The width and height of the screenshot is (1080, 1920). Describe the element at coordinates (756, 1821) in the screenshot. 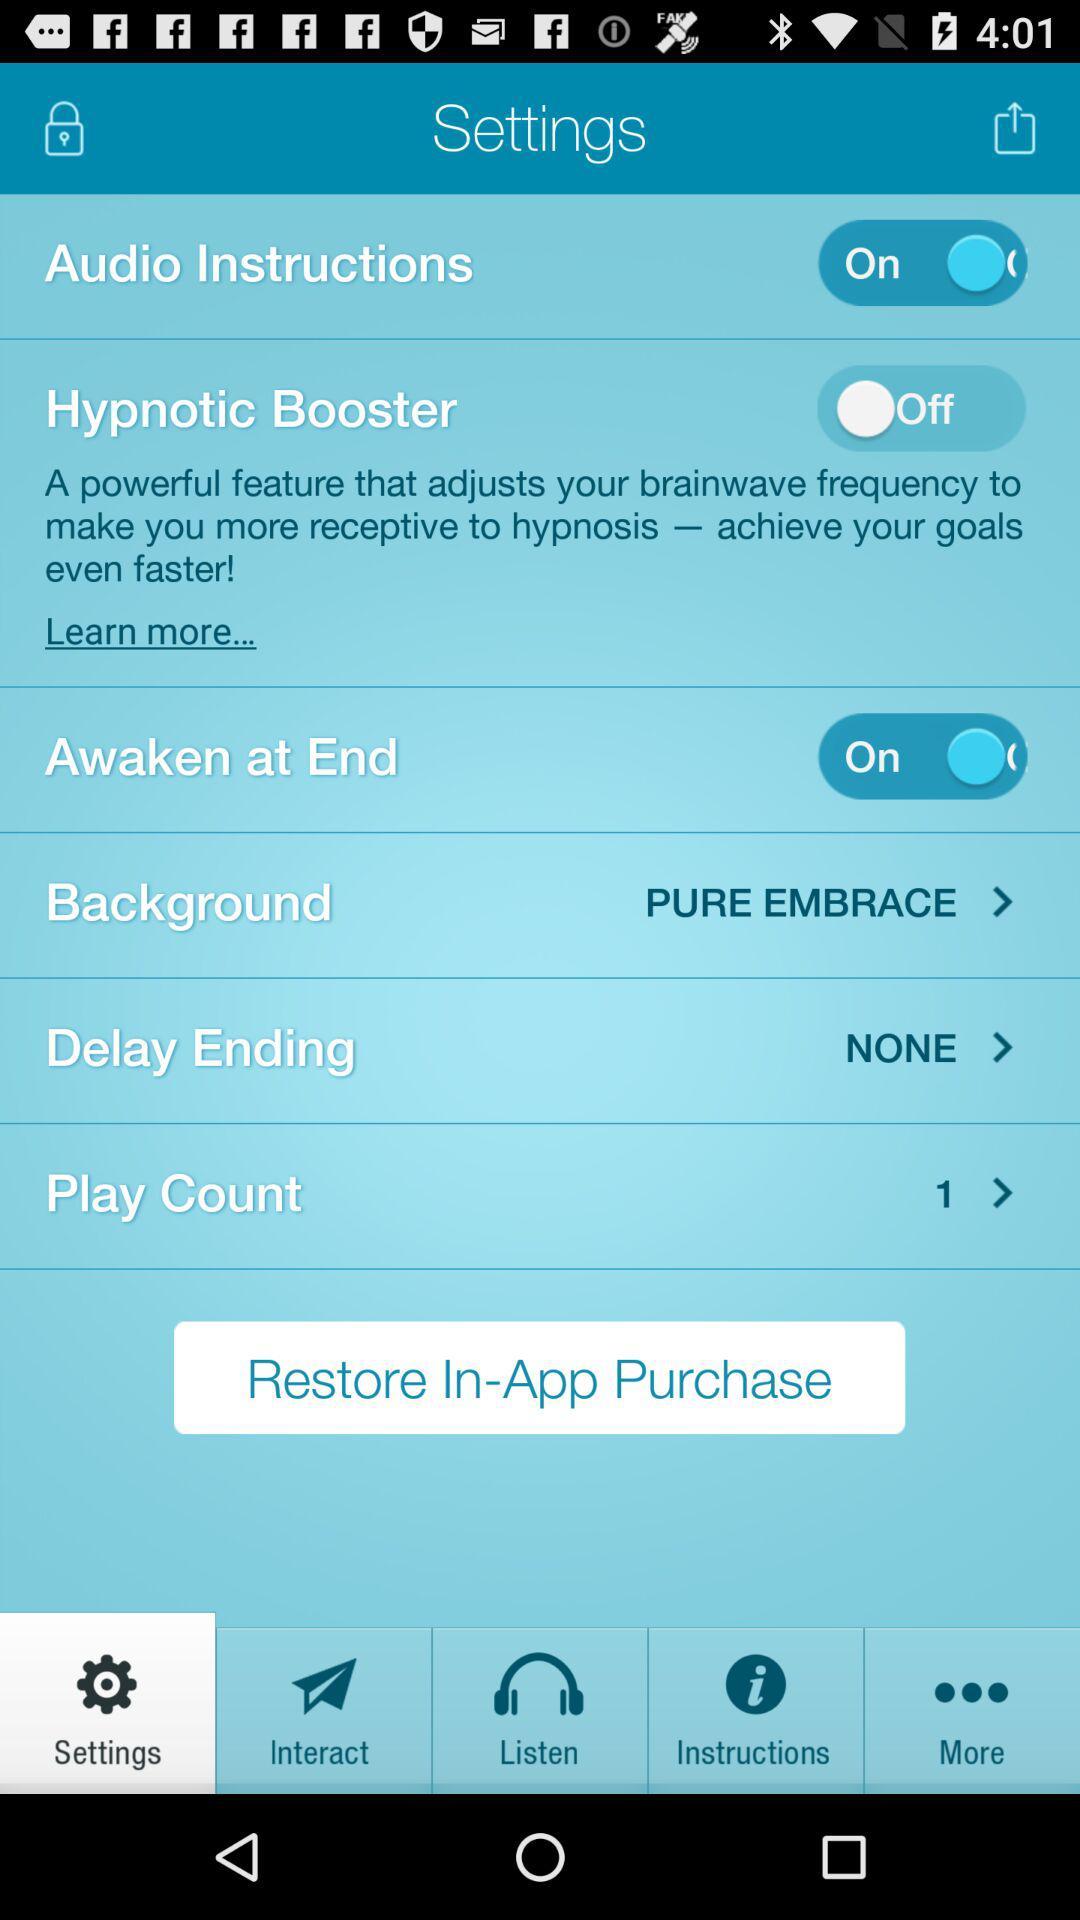

I see `the info icon` at that location.